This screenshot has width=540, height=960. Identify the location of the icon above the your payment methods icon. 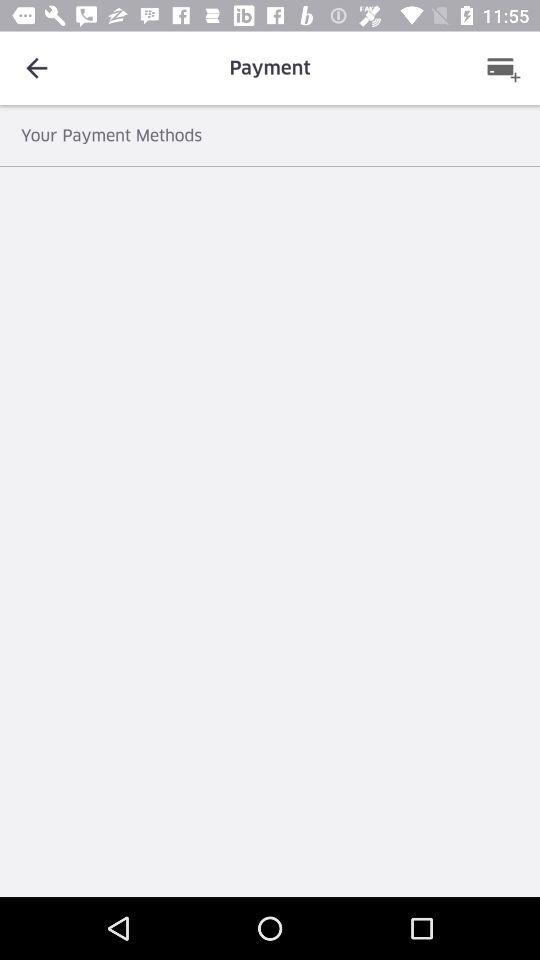
(36, 68).